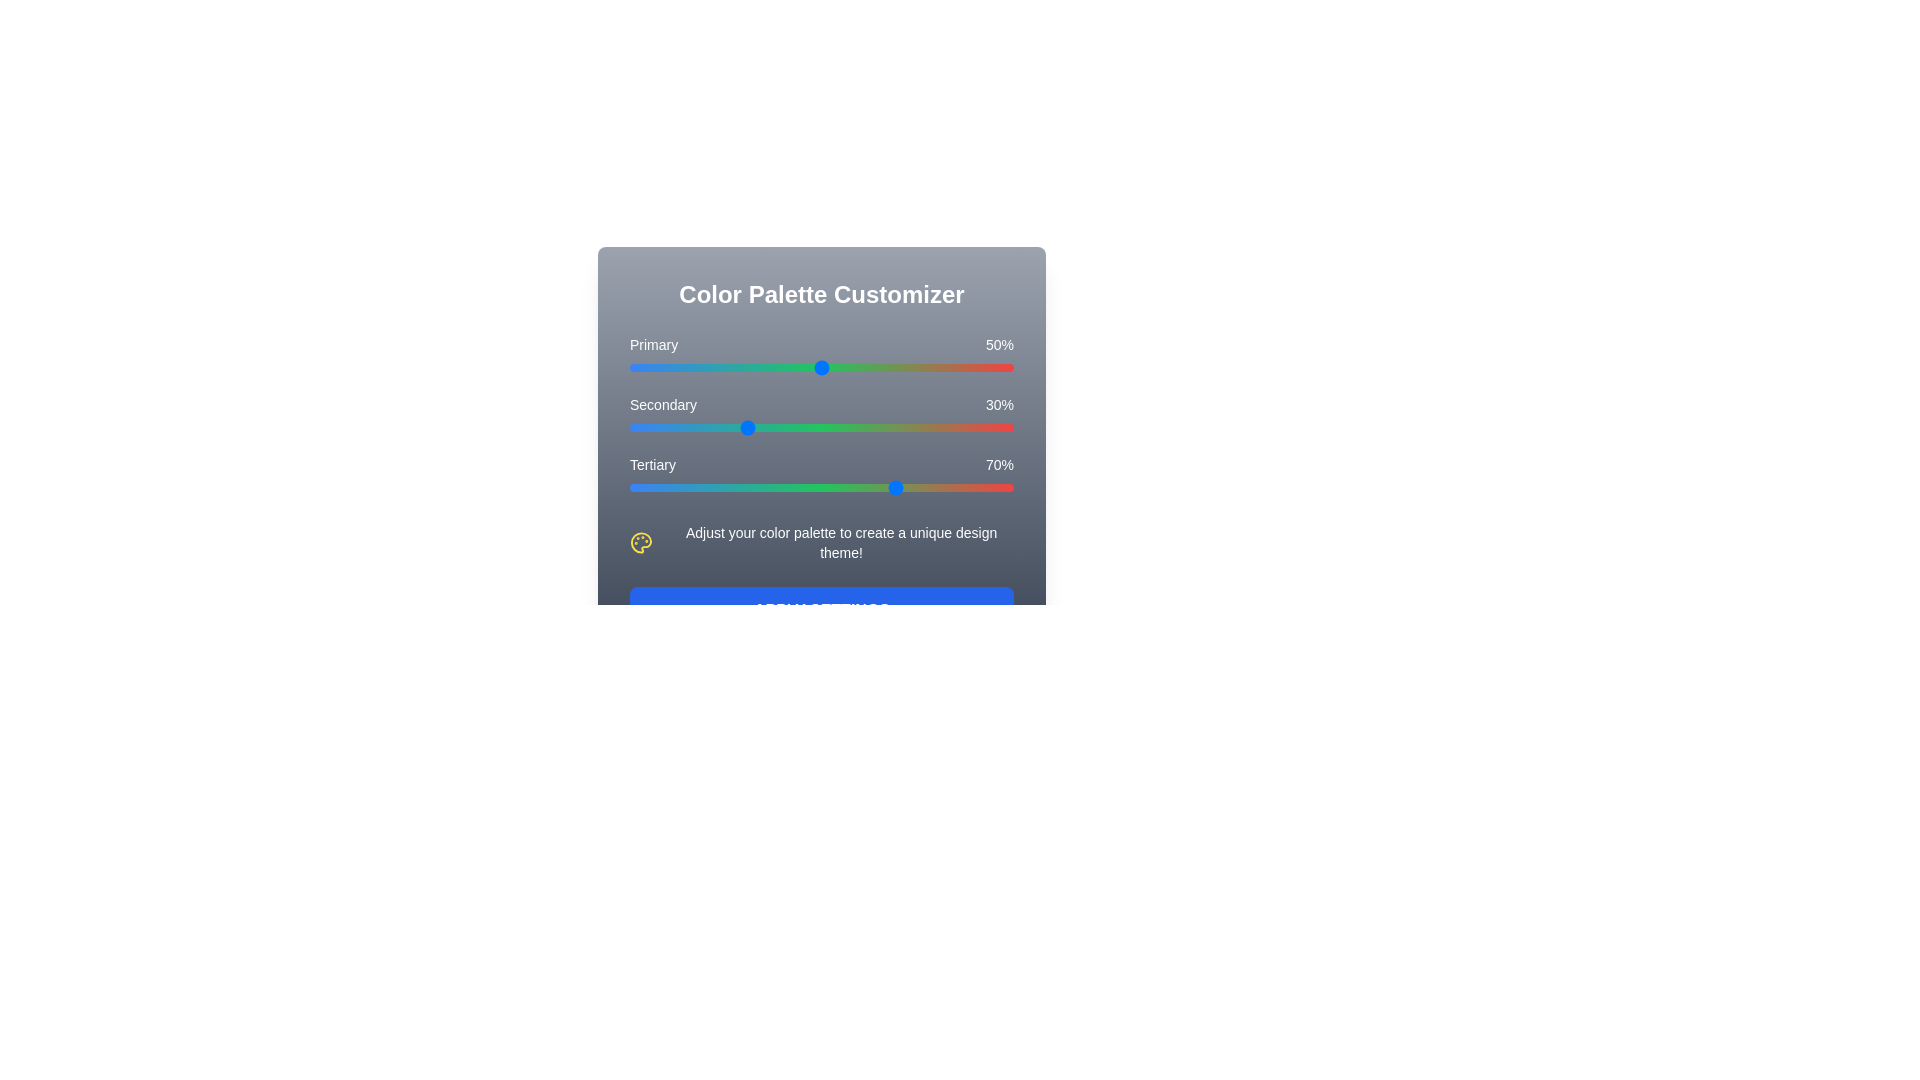 The width and height of the screenshot is (1920, 1080). I want to click on the primary color intensity, so click(679, 367).